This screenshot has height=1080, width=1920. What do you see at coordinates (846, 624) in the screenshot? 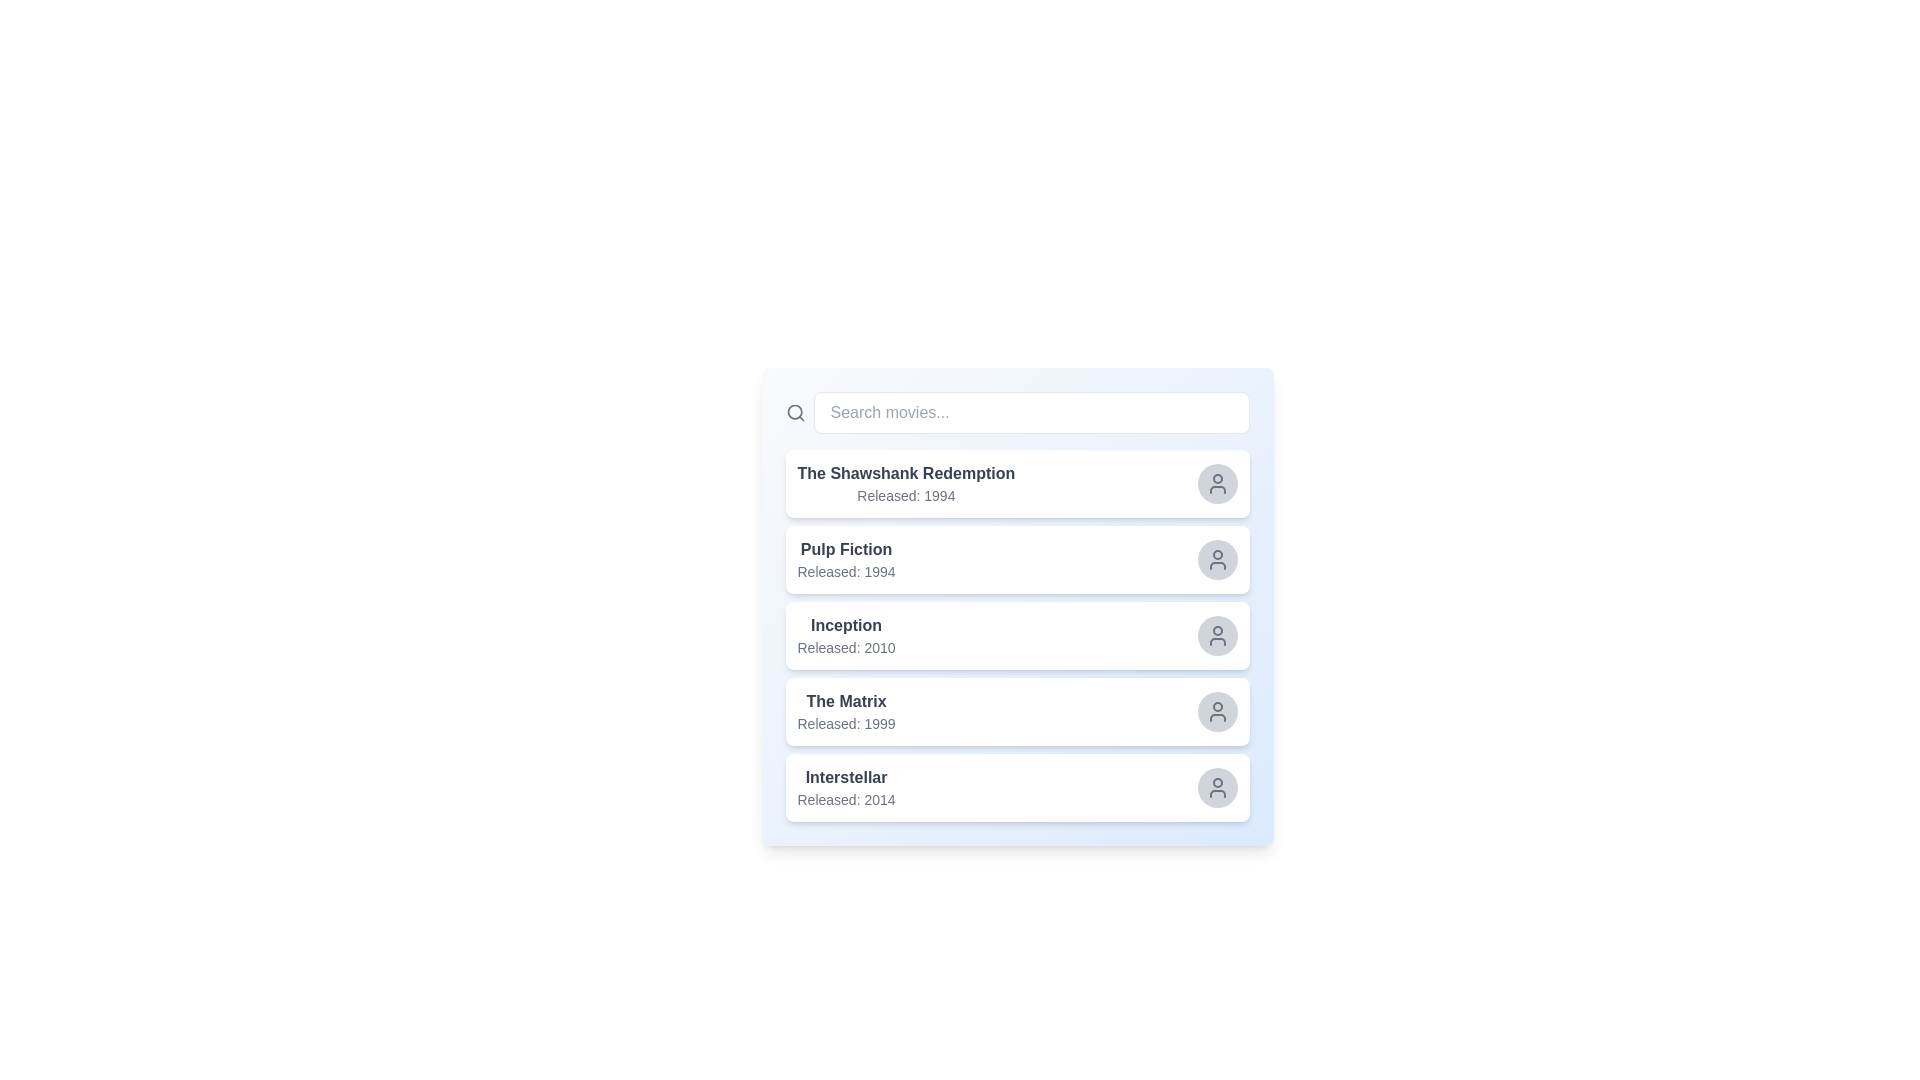
I see `the text label 'Inception' which is displayed in bold, dark gray font at the top of the third card in a vertically stacked list` at bounding box center [846, 624].